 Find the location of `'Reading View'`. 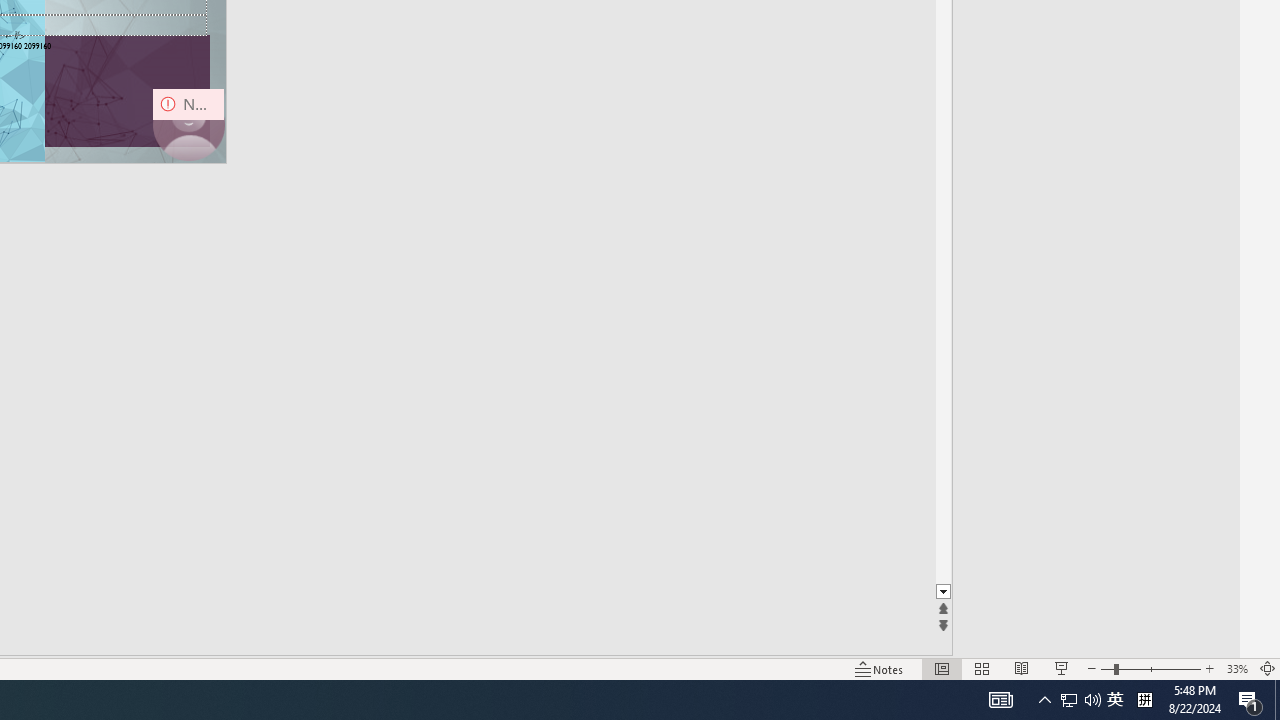

'Reading View' is located at coordinates (1022, 669).